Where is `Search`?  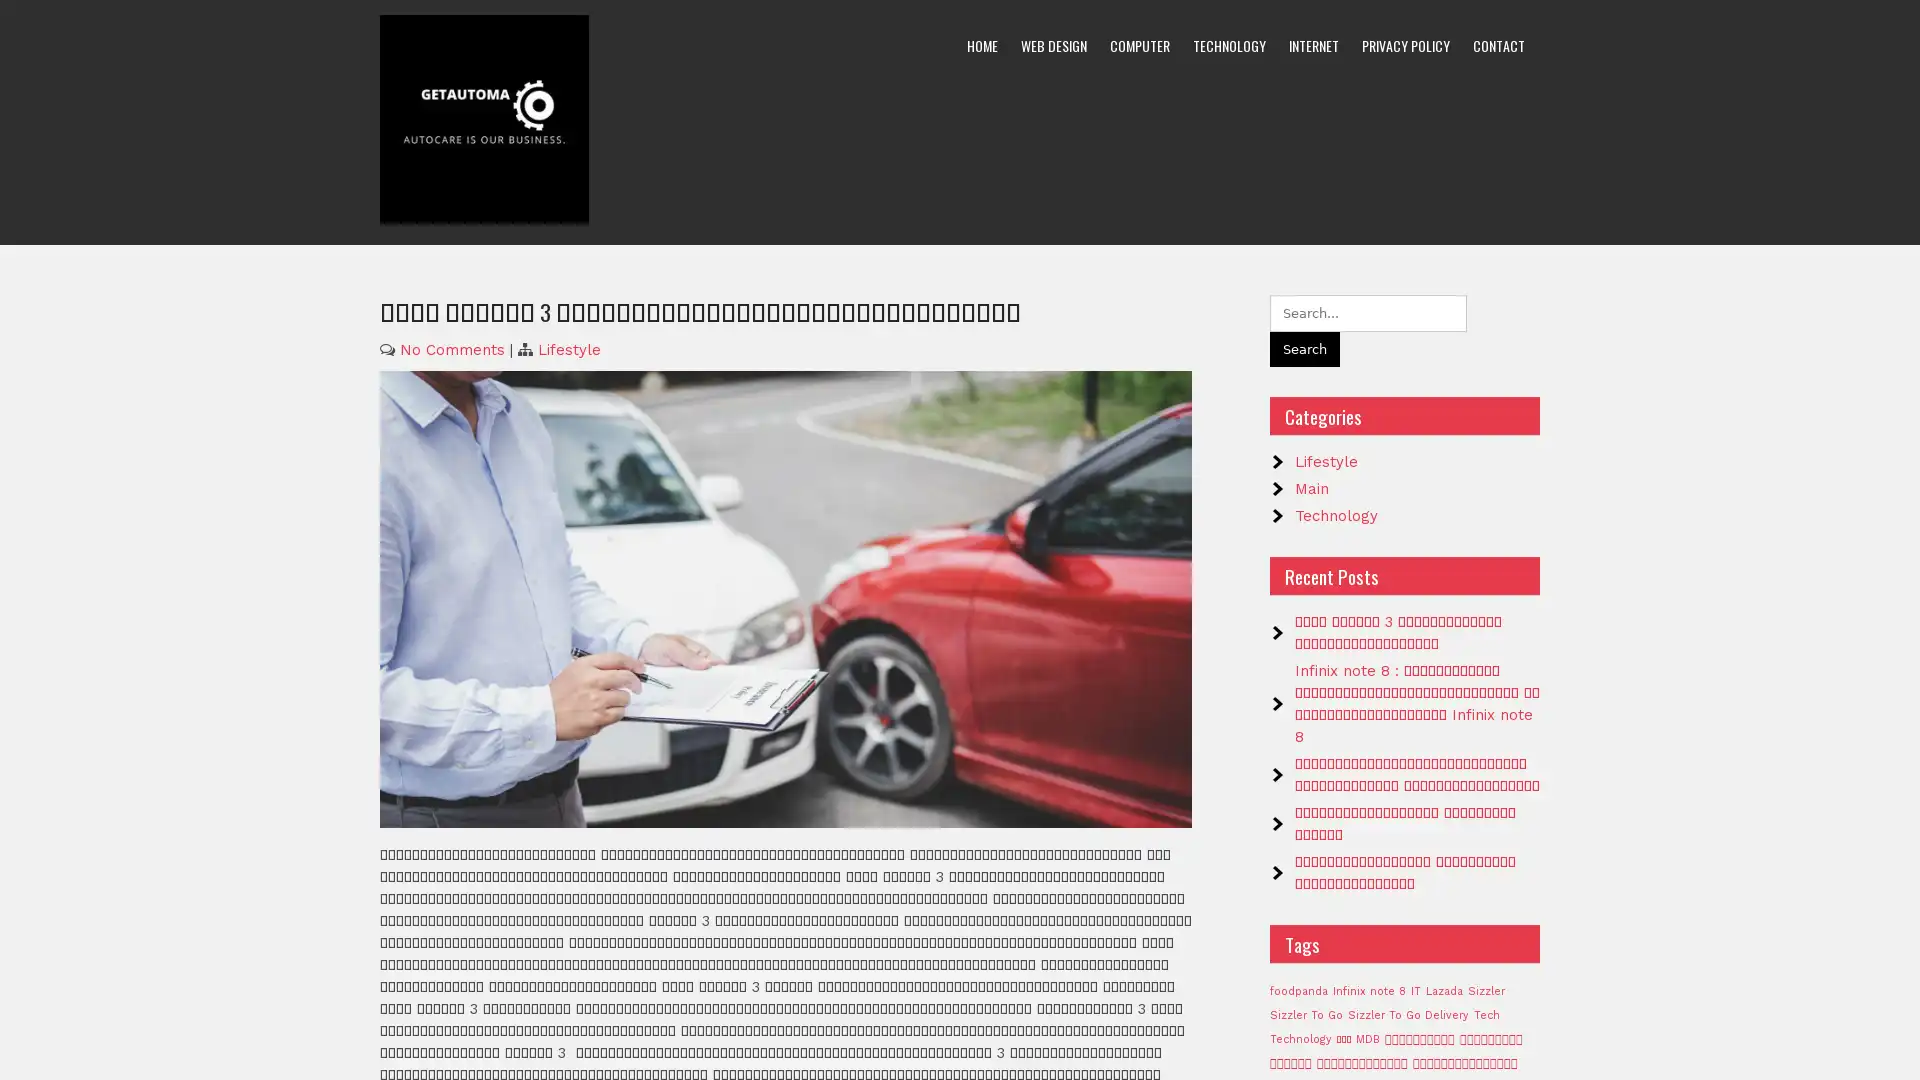
Search is located at coordinates (1305, 347).